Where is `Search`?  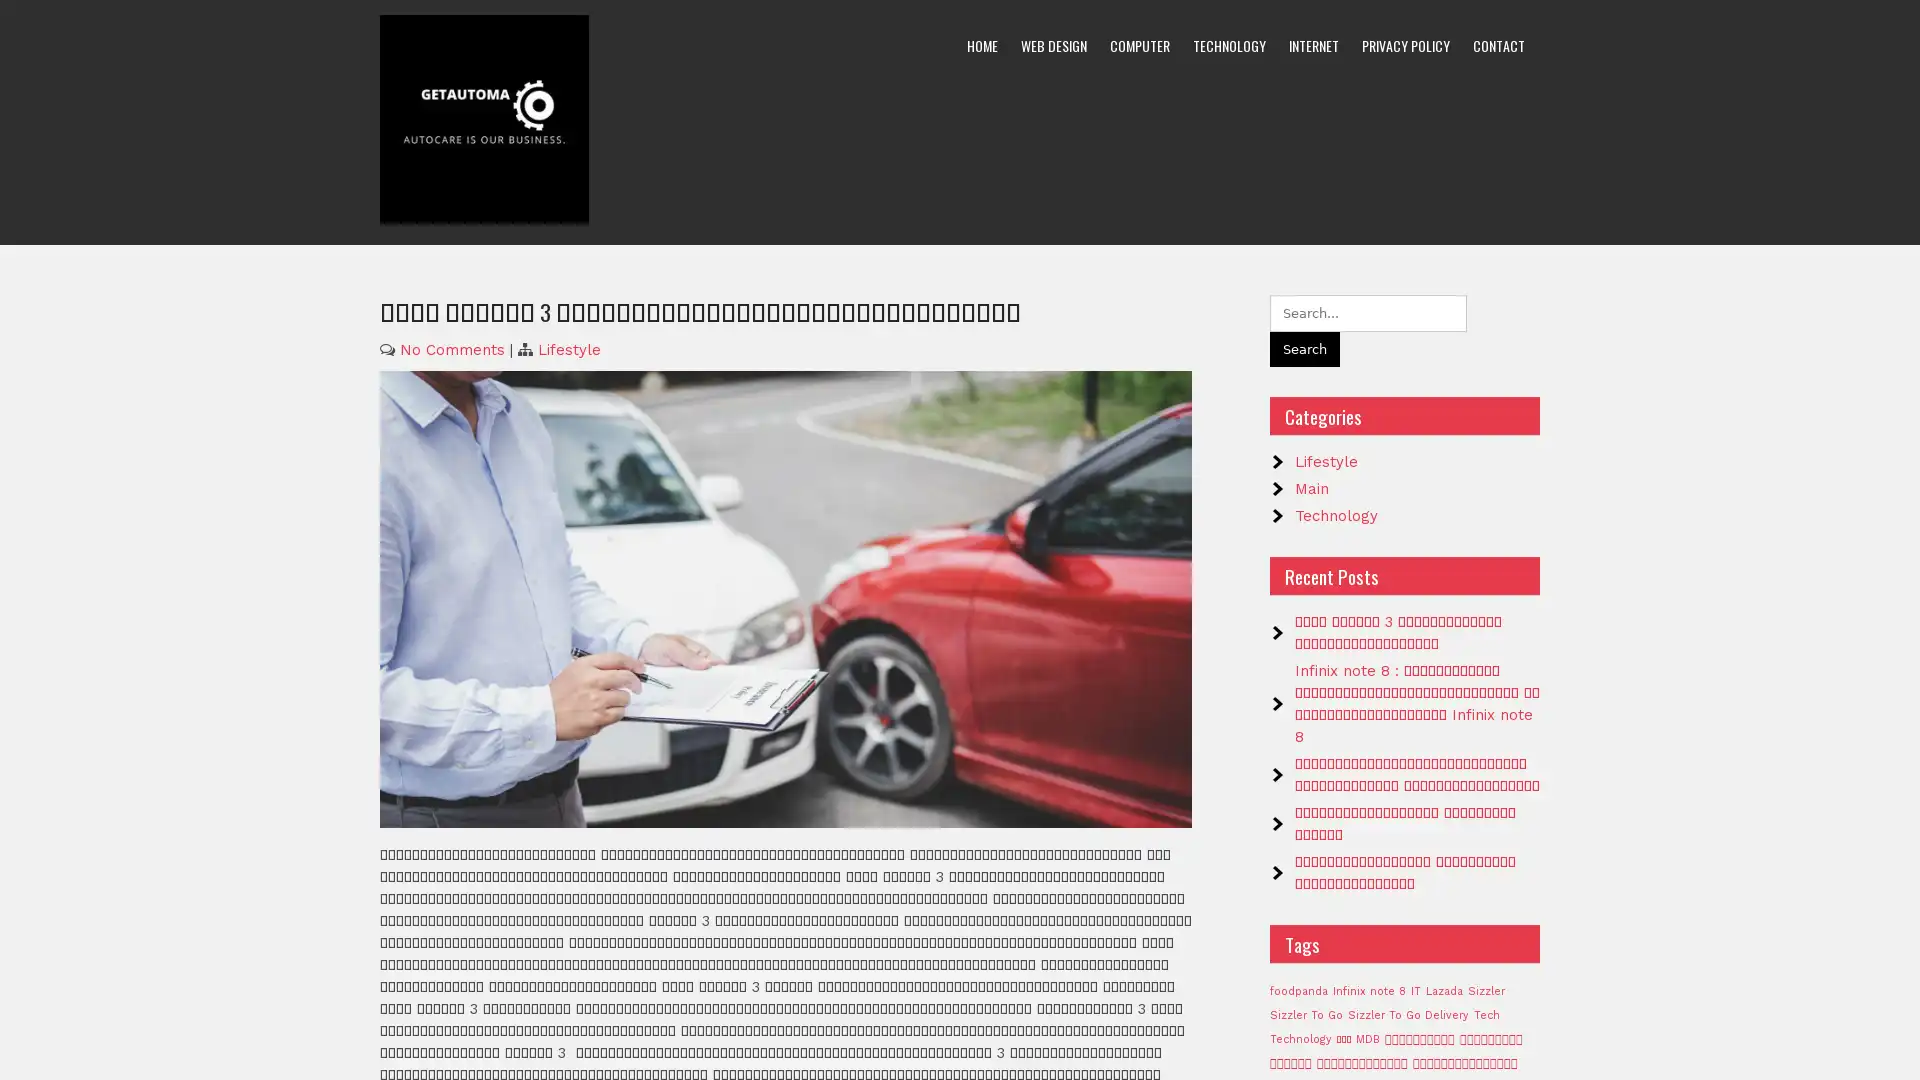
Search is located at coordinates (1305, 347).